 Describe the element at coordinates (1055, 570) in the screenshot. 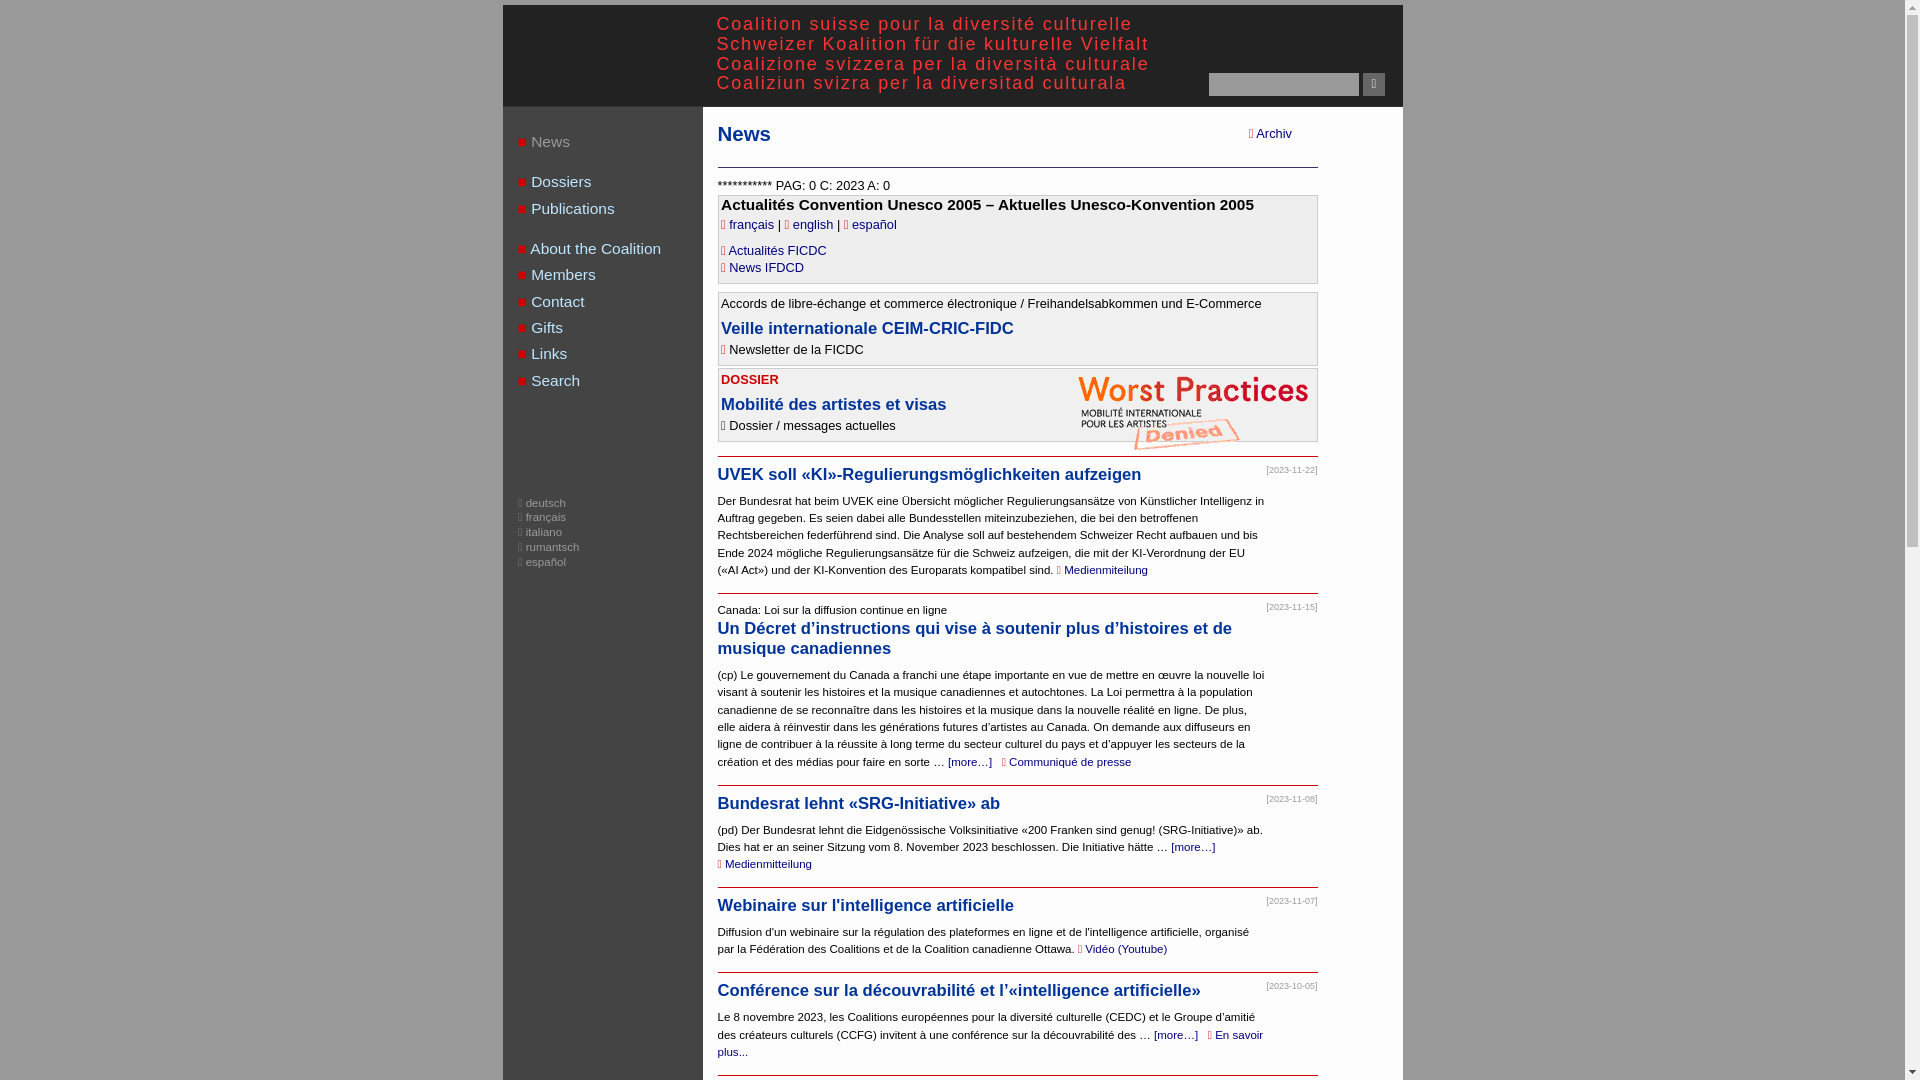

I see `'Medienmiteilung'` at that location.